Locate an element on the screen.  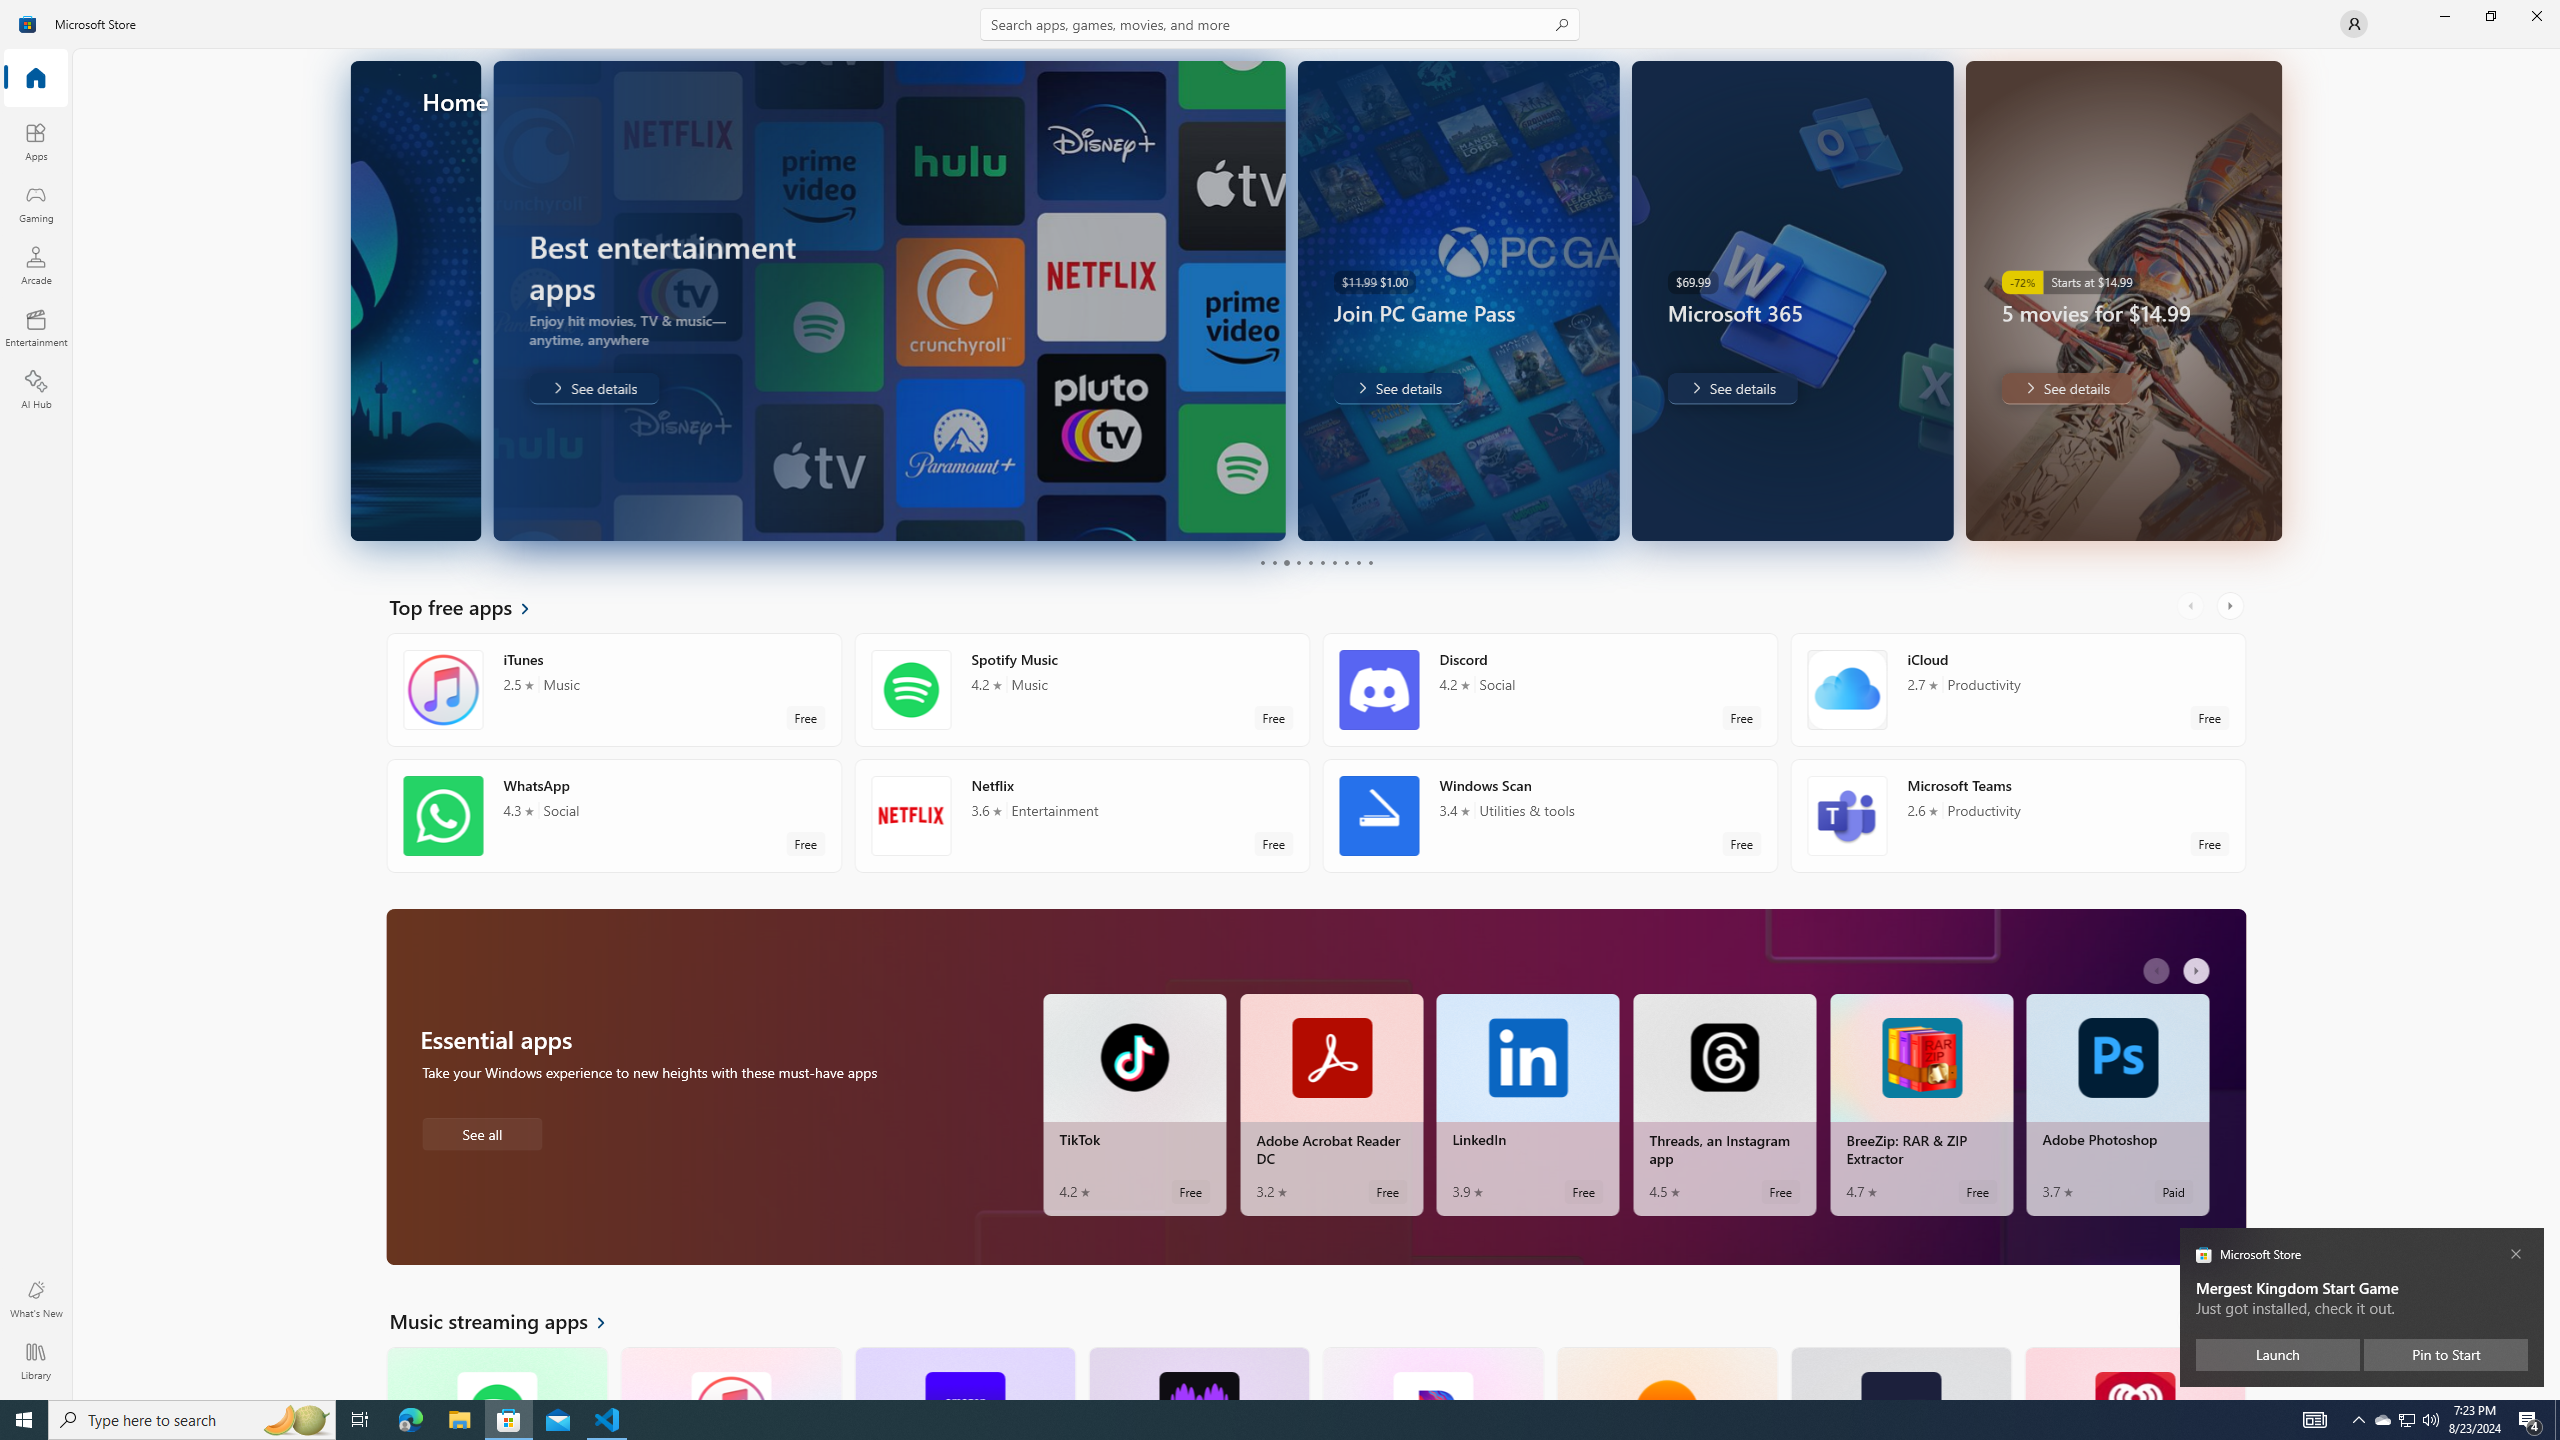
'See all  Essential apps' is located at coordinates (481, 1133).